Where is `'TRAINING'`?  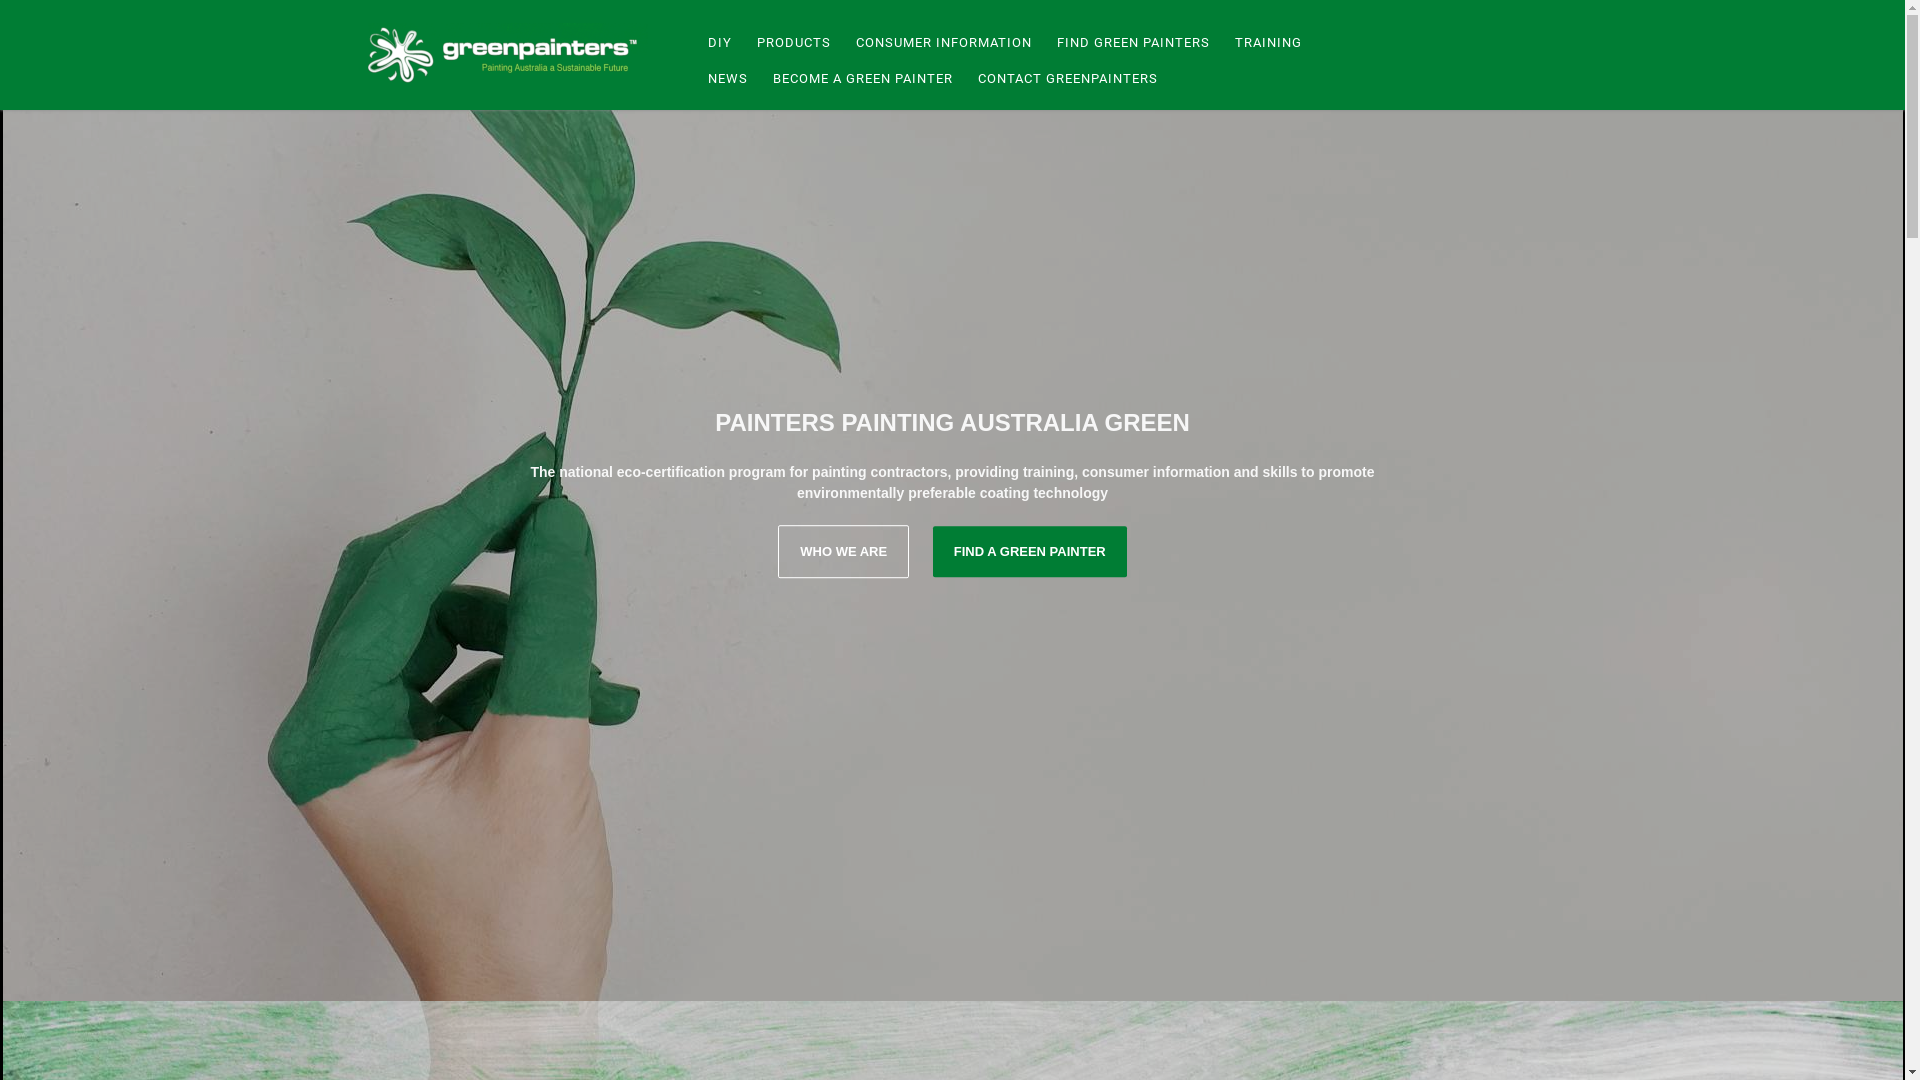 'TRAINING' is located at coordinates (1265, 42).